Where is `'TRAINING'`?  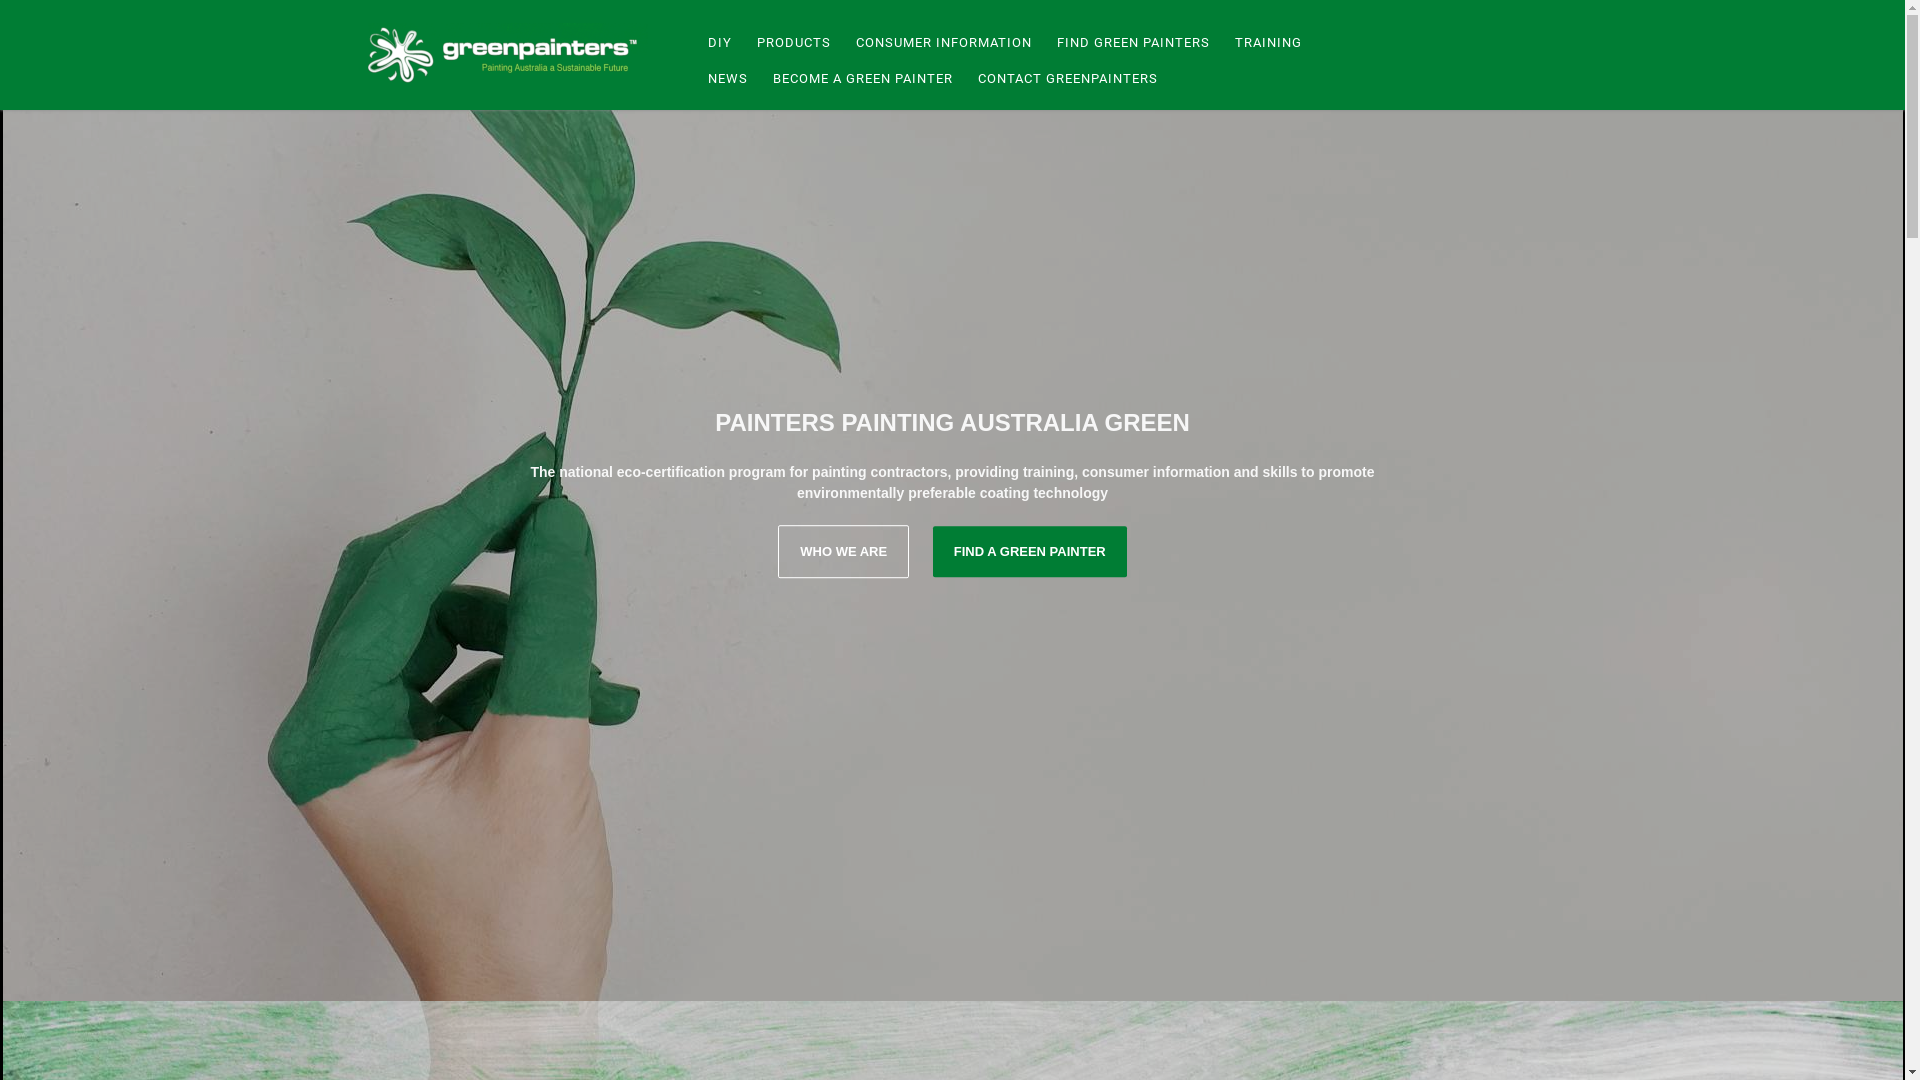 'TRAINING' is located at coordinates (1265, 42).